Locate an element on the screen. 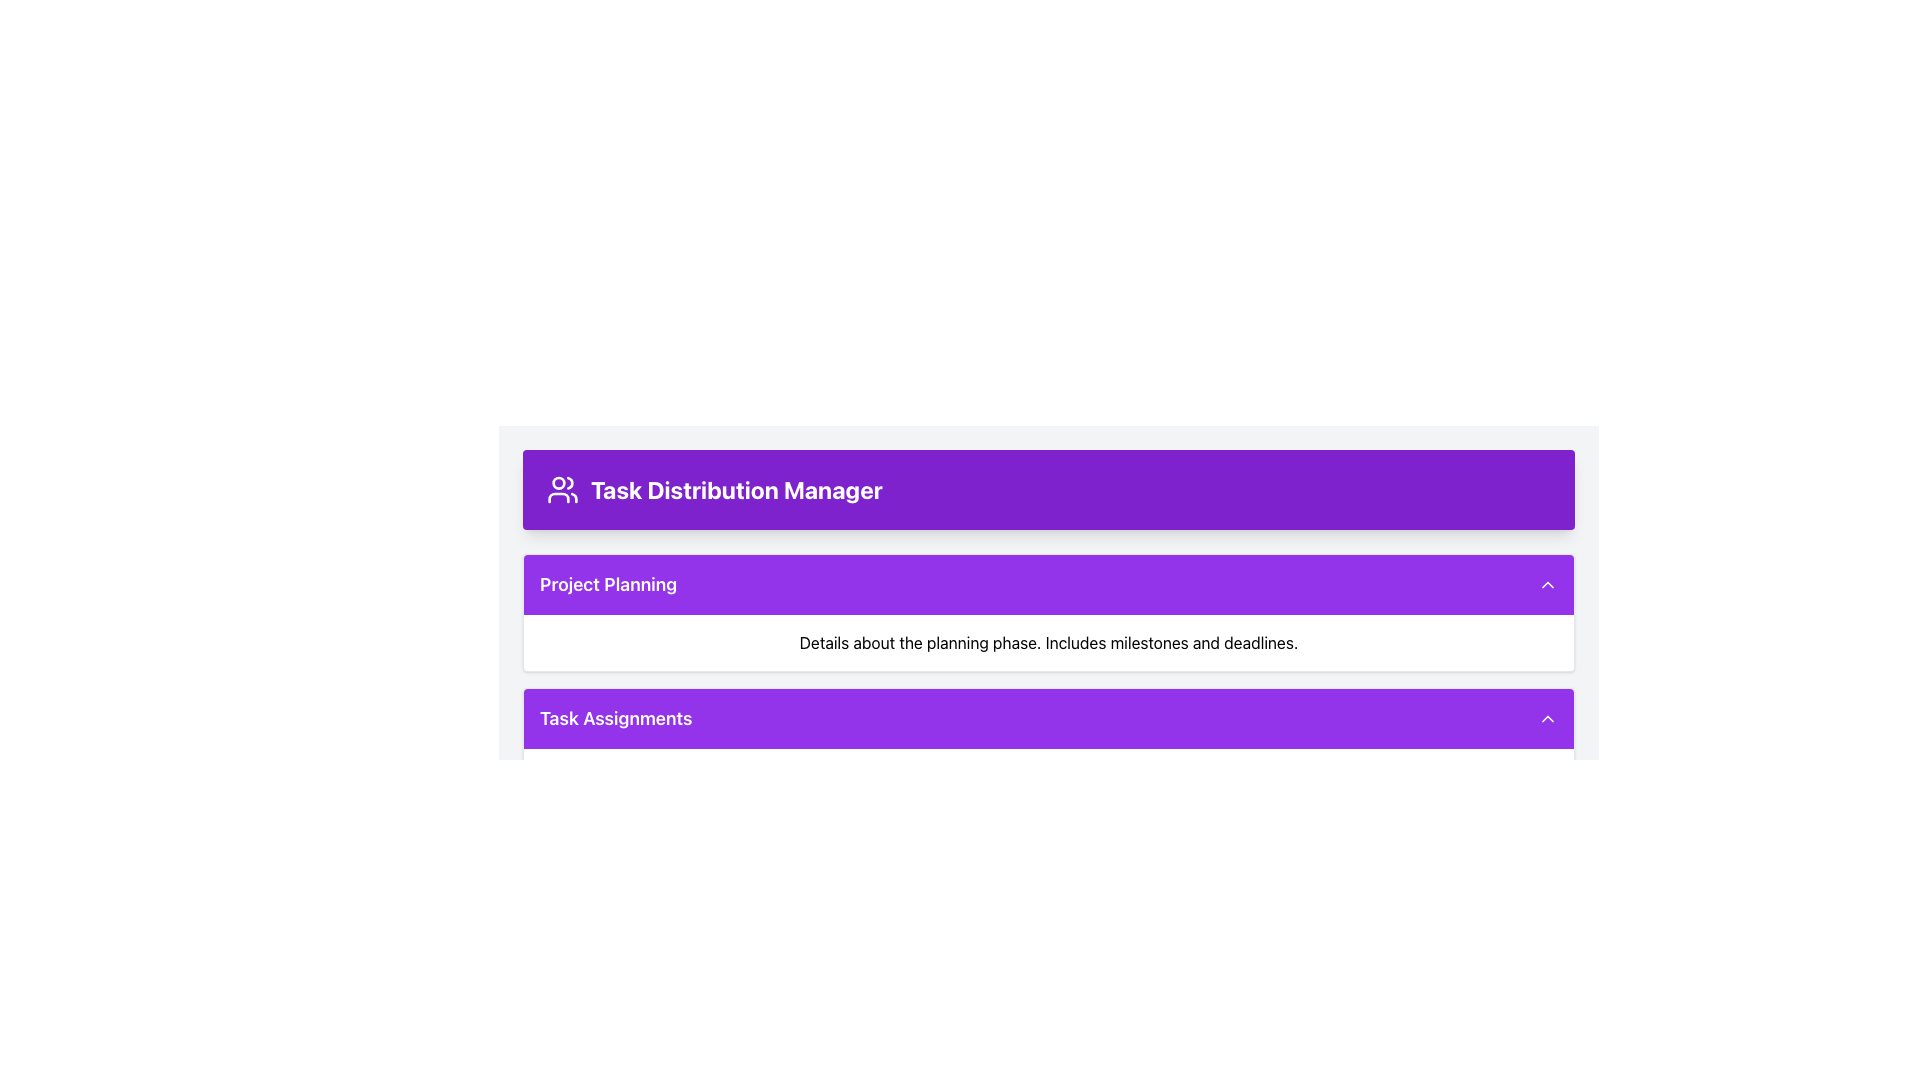  the 'Task Assignments' label which is displayed in bold white text on a purple background, positioned at the bottom of the section is located at coordinates (615, 717).